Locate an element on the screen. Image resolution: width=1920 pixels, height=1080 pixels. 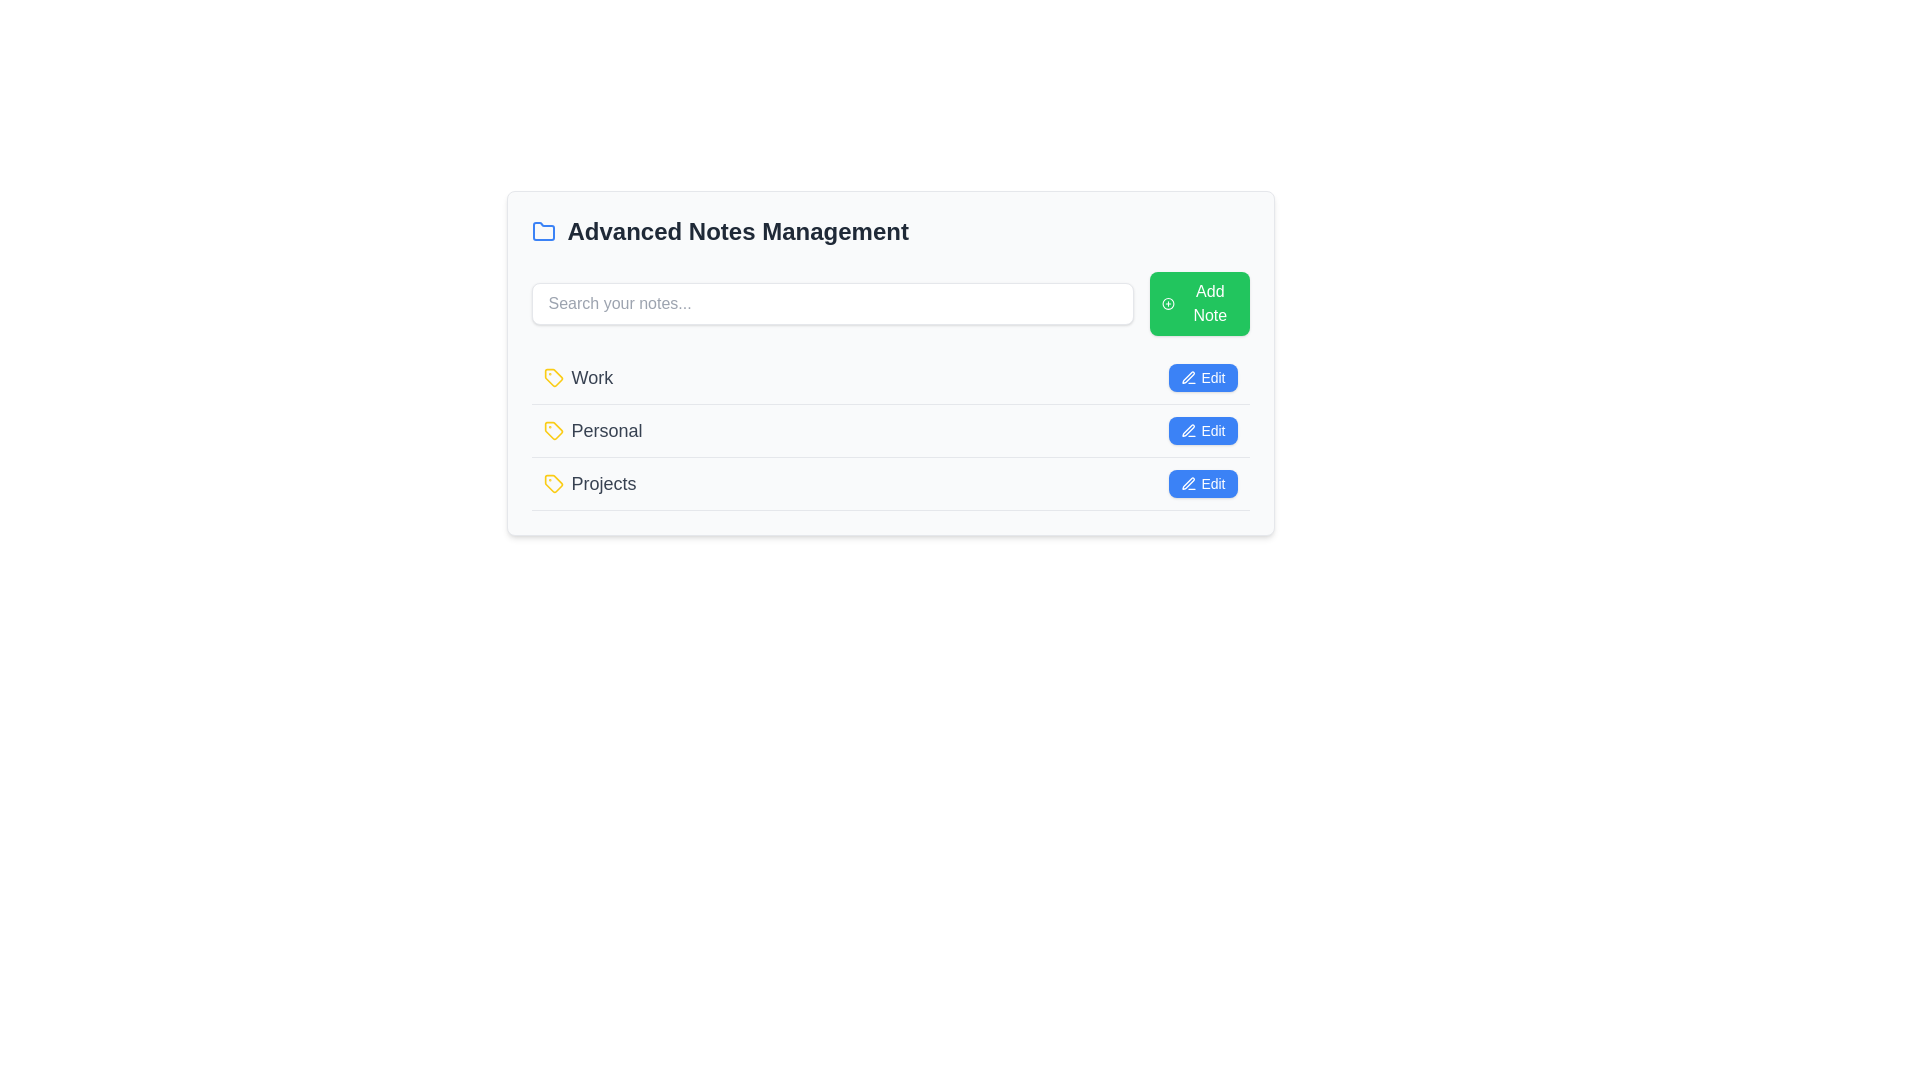
the small vector graphic icon resembling a pen, which is positioned to the right of the 'Personal' list item, within a horizontal row of icons is located at coordinates (1189, 429).